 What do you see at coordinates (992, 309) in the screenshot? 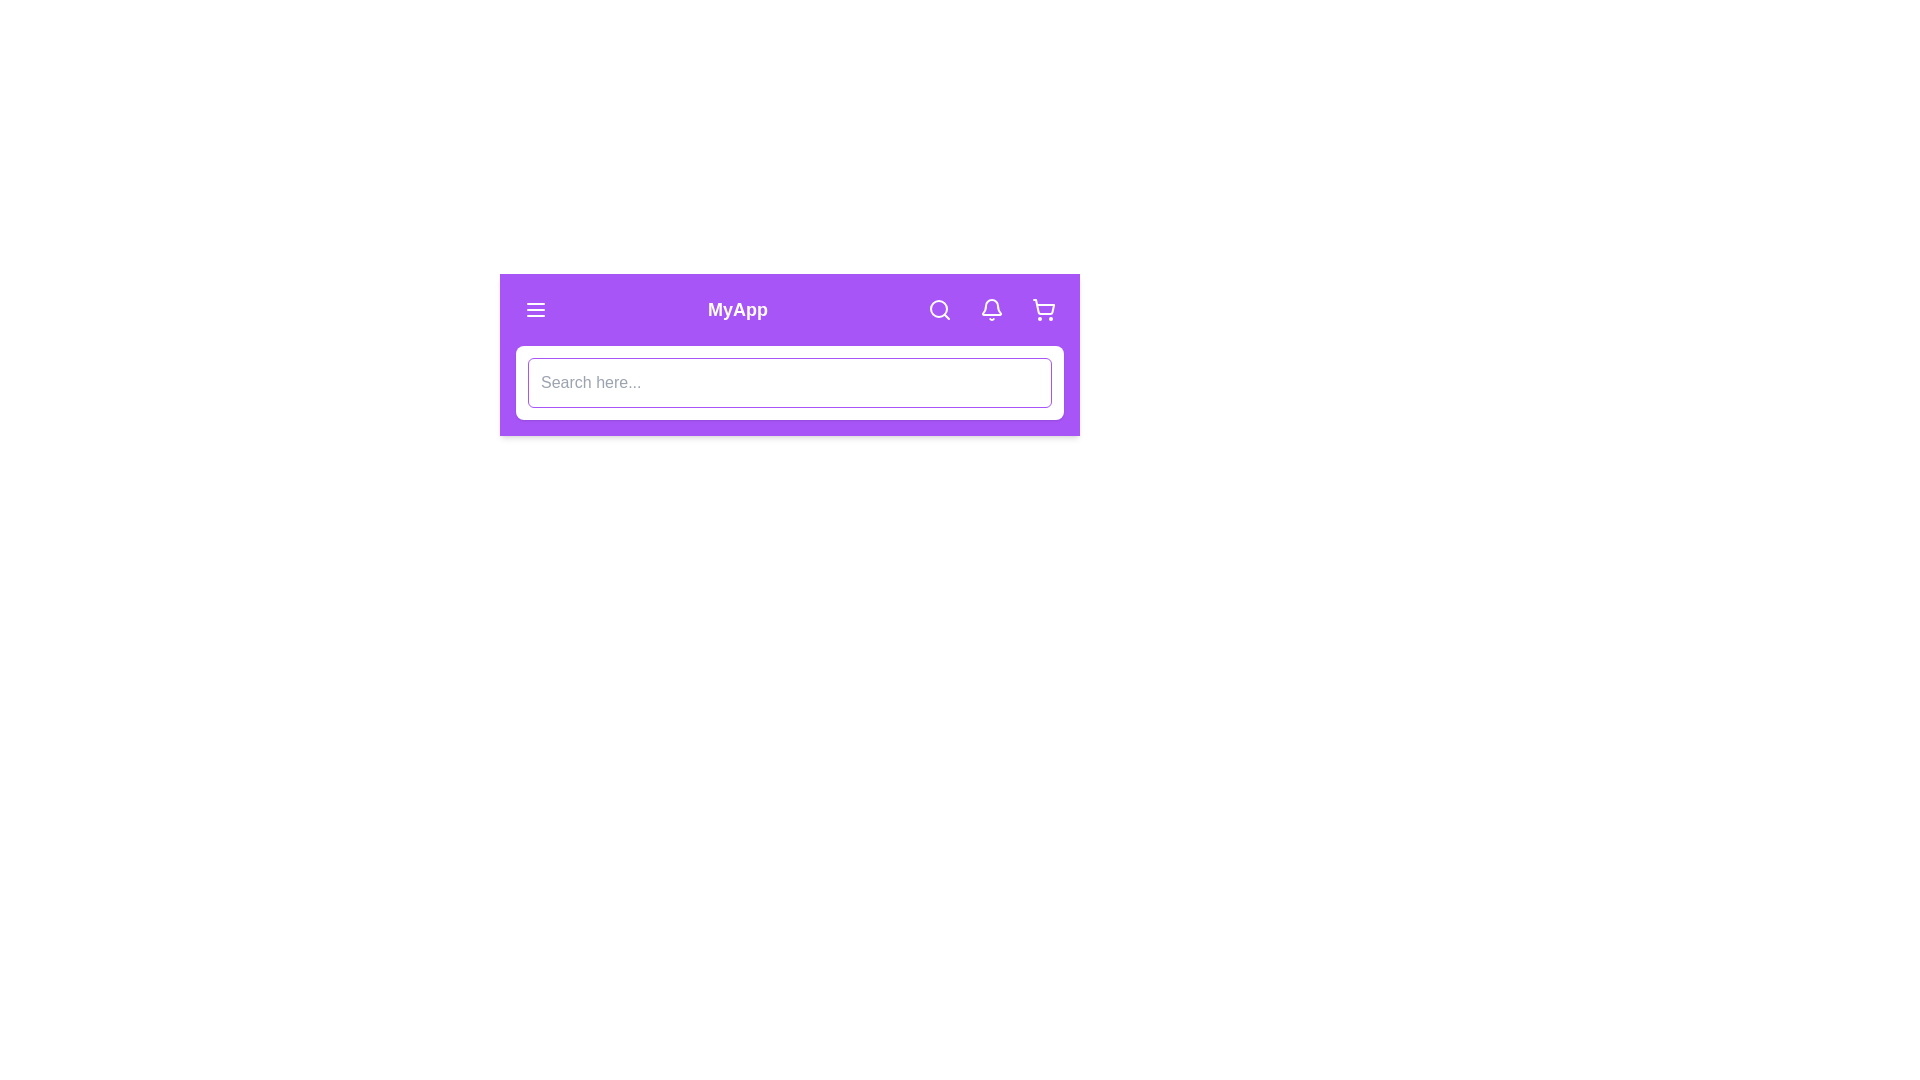
I see `the notification bell icon` at bounding box center [992, 309].